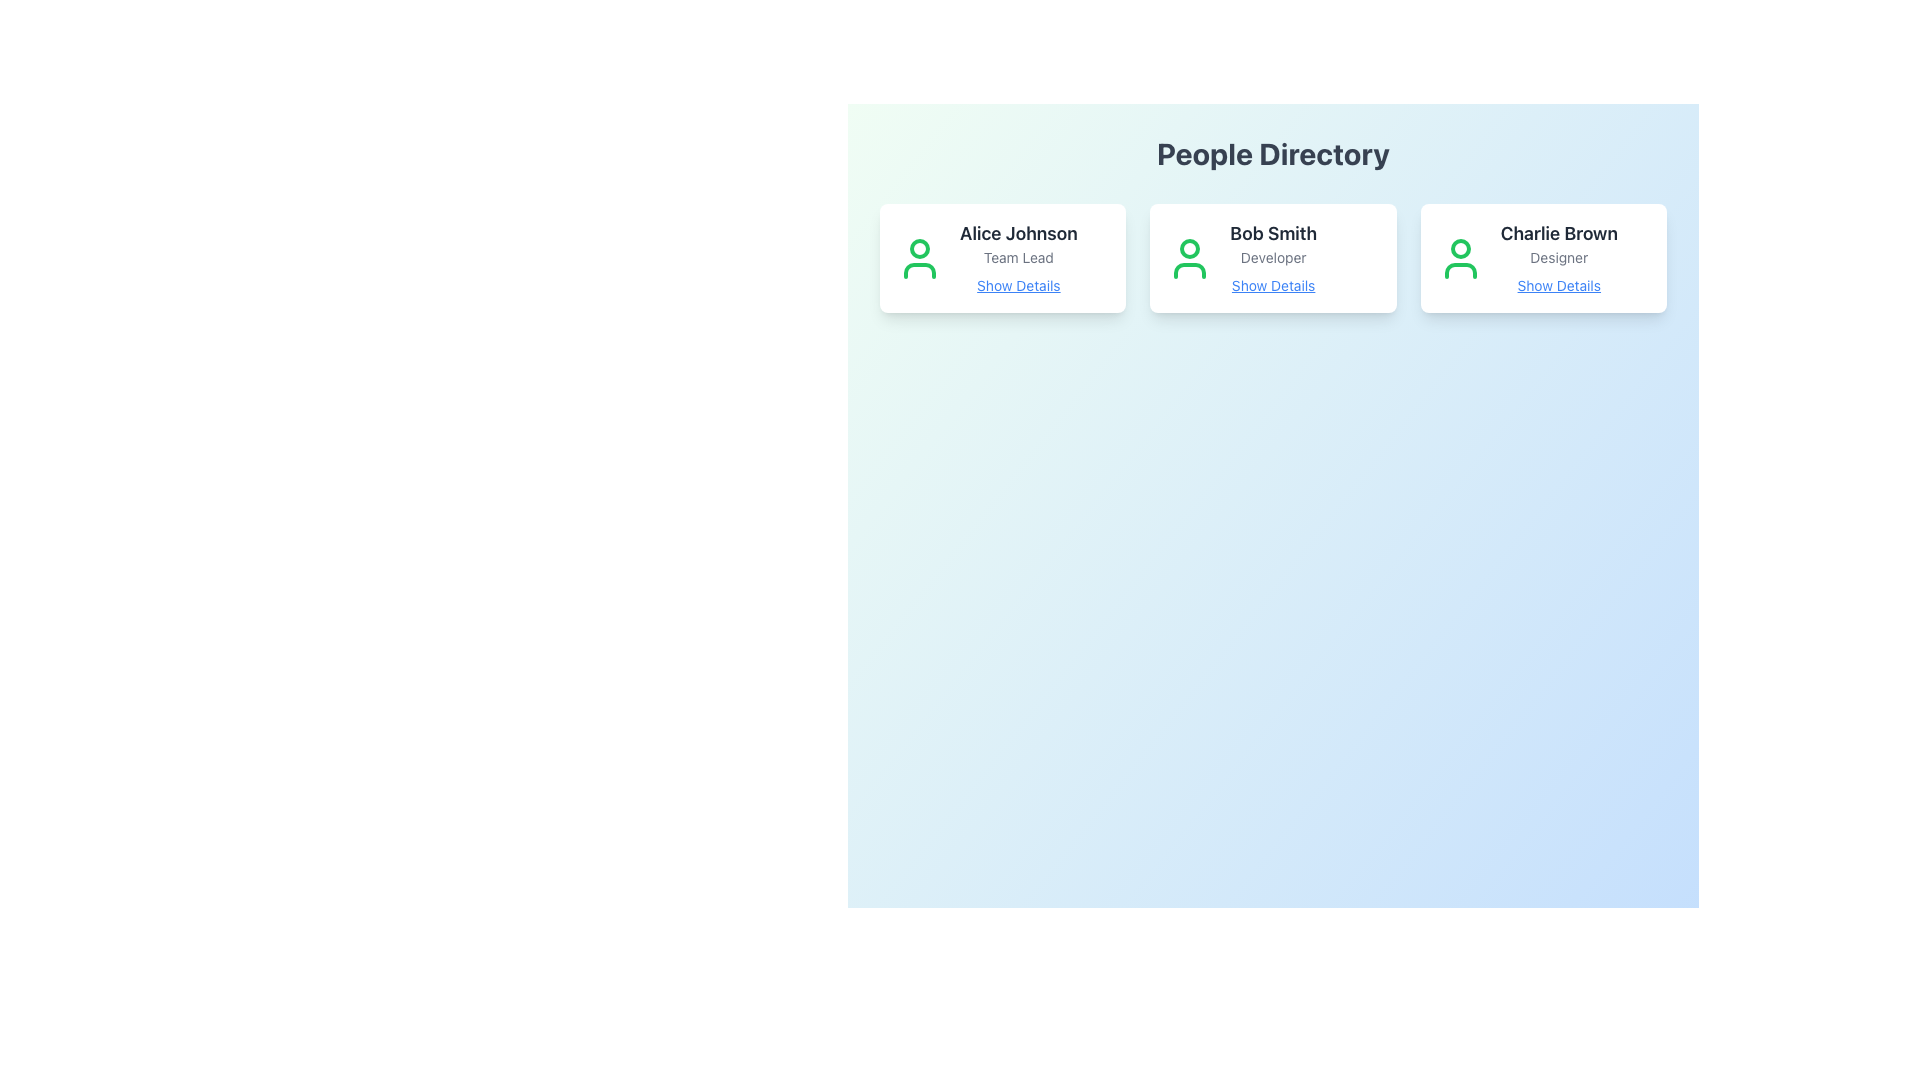  Describe the element at coordinates (1558, 285) in the screenshot. I see `the hyperlink at the bottom of Charlie Brown's card to view the context menu` at that location.